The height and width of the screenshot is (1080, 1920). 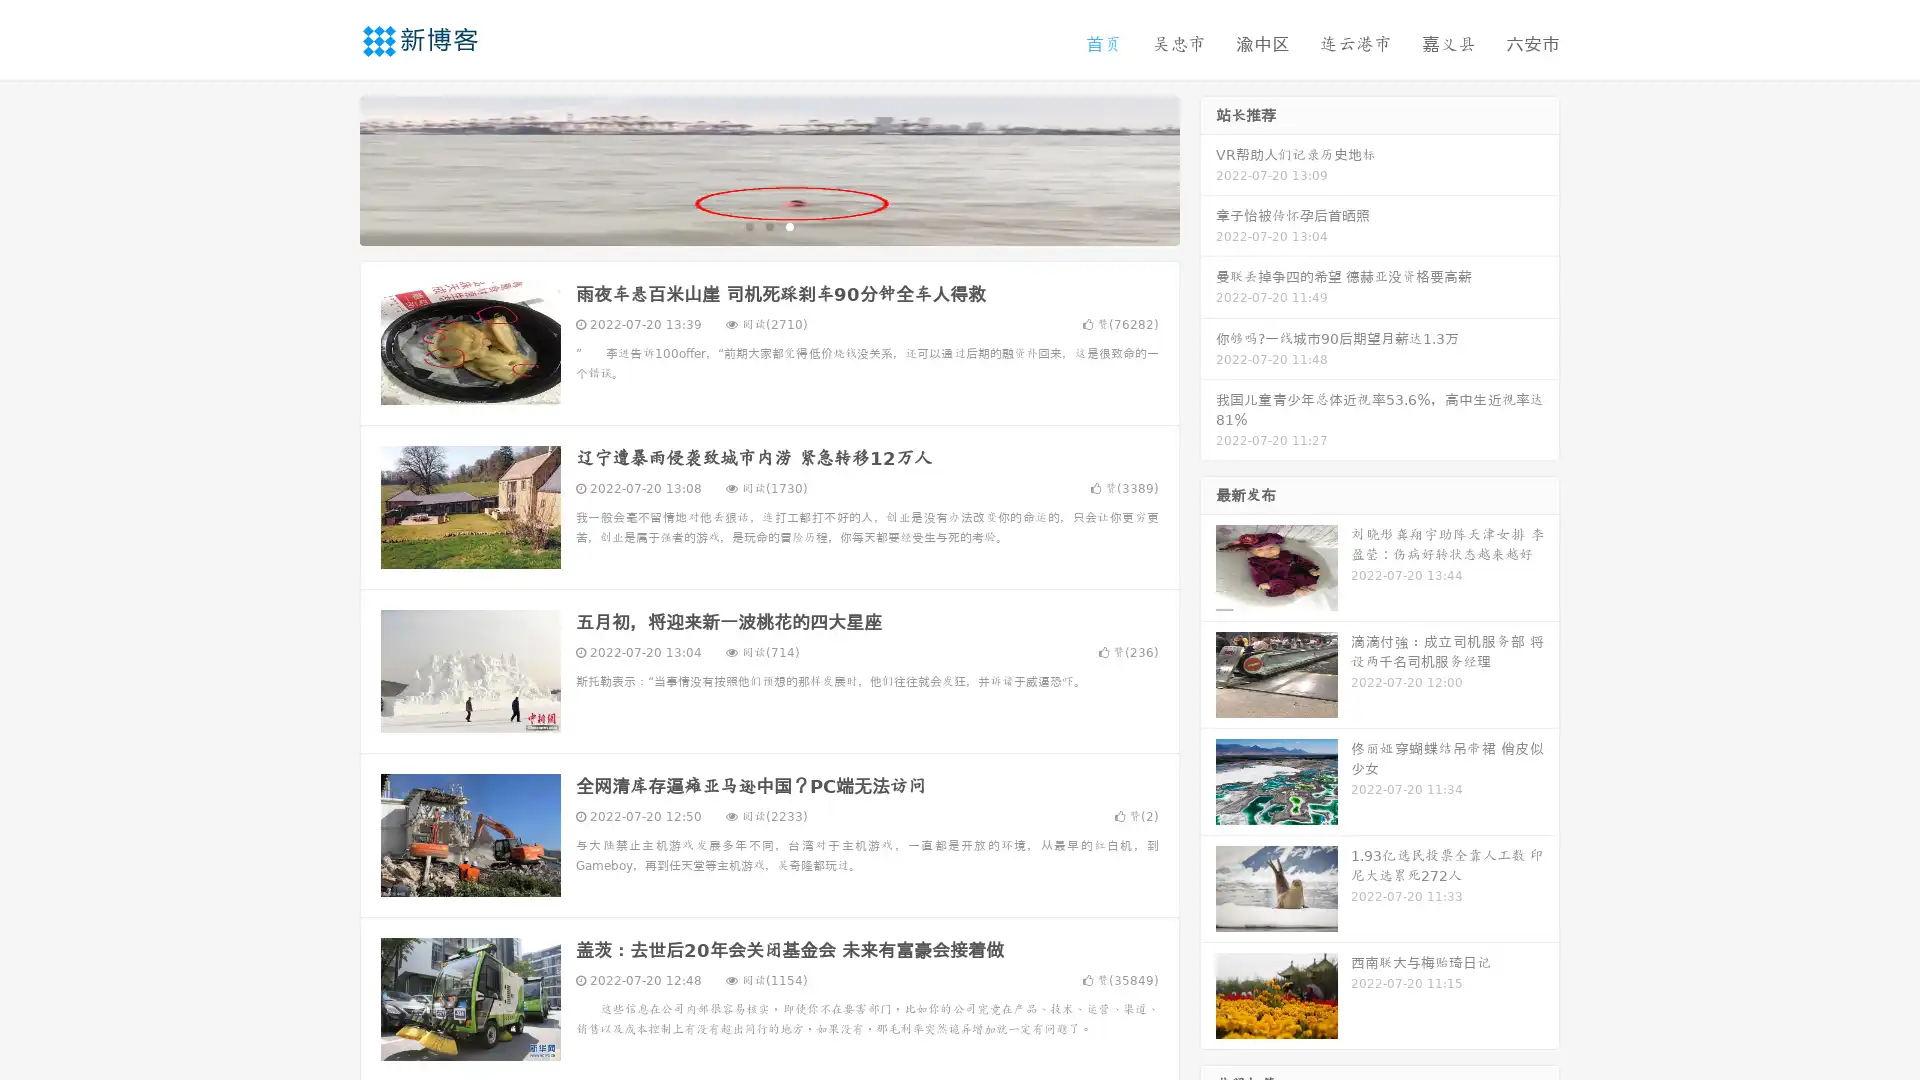 What do you see at coordinates (748, 225) in the screenshot?
I see `Go to slide 1` at bounding box center [748, 225].